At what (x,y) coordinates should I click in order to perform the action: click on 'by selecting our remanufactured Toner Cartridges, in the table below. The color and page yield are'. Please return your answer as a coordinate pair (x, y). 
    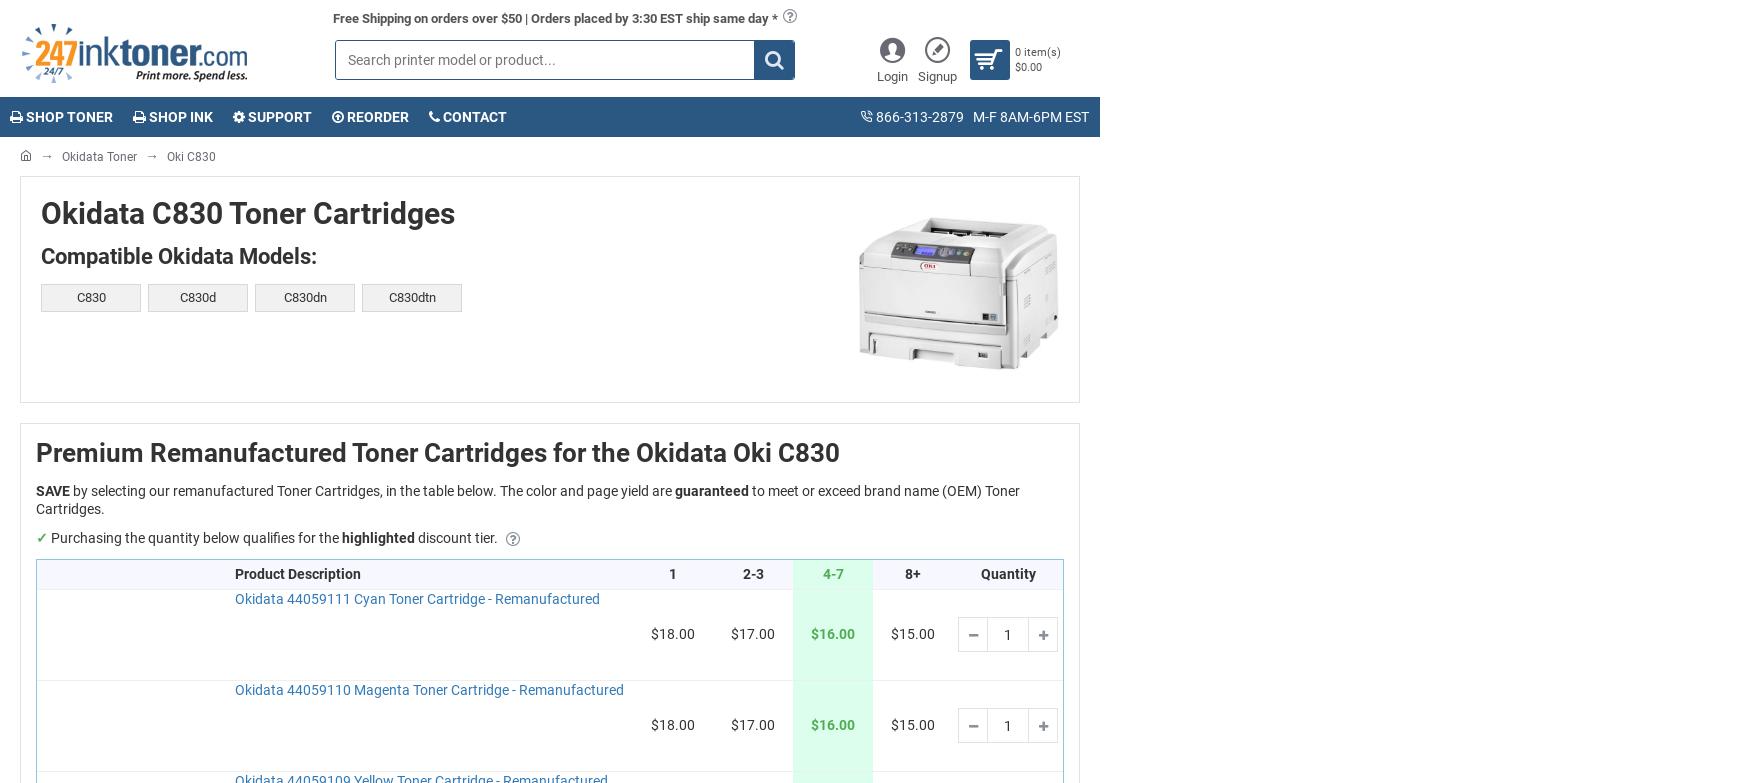
    Looking at the image, I should click on (372, 490).